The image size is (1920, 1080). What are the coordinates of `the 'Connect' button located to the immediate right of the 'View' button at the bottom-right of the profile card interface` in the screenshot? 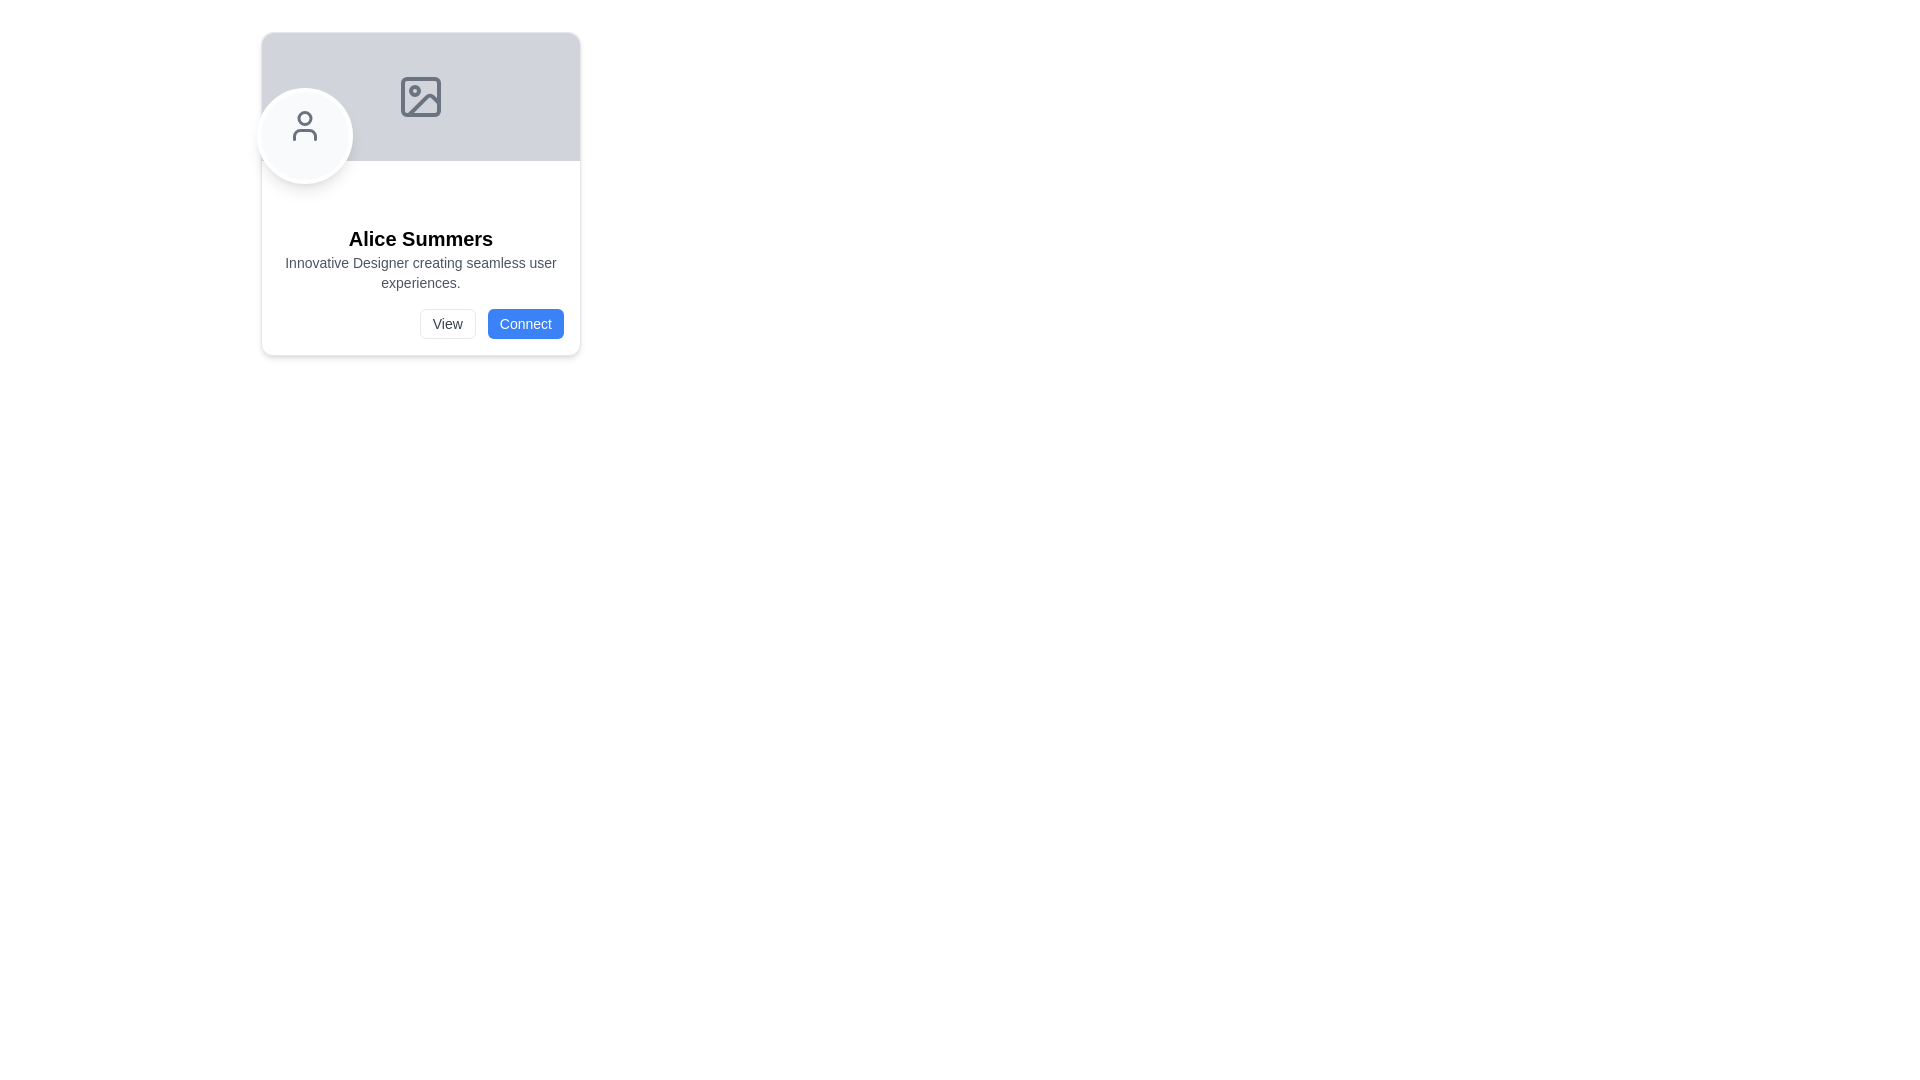 It's located at (525, 323).